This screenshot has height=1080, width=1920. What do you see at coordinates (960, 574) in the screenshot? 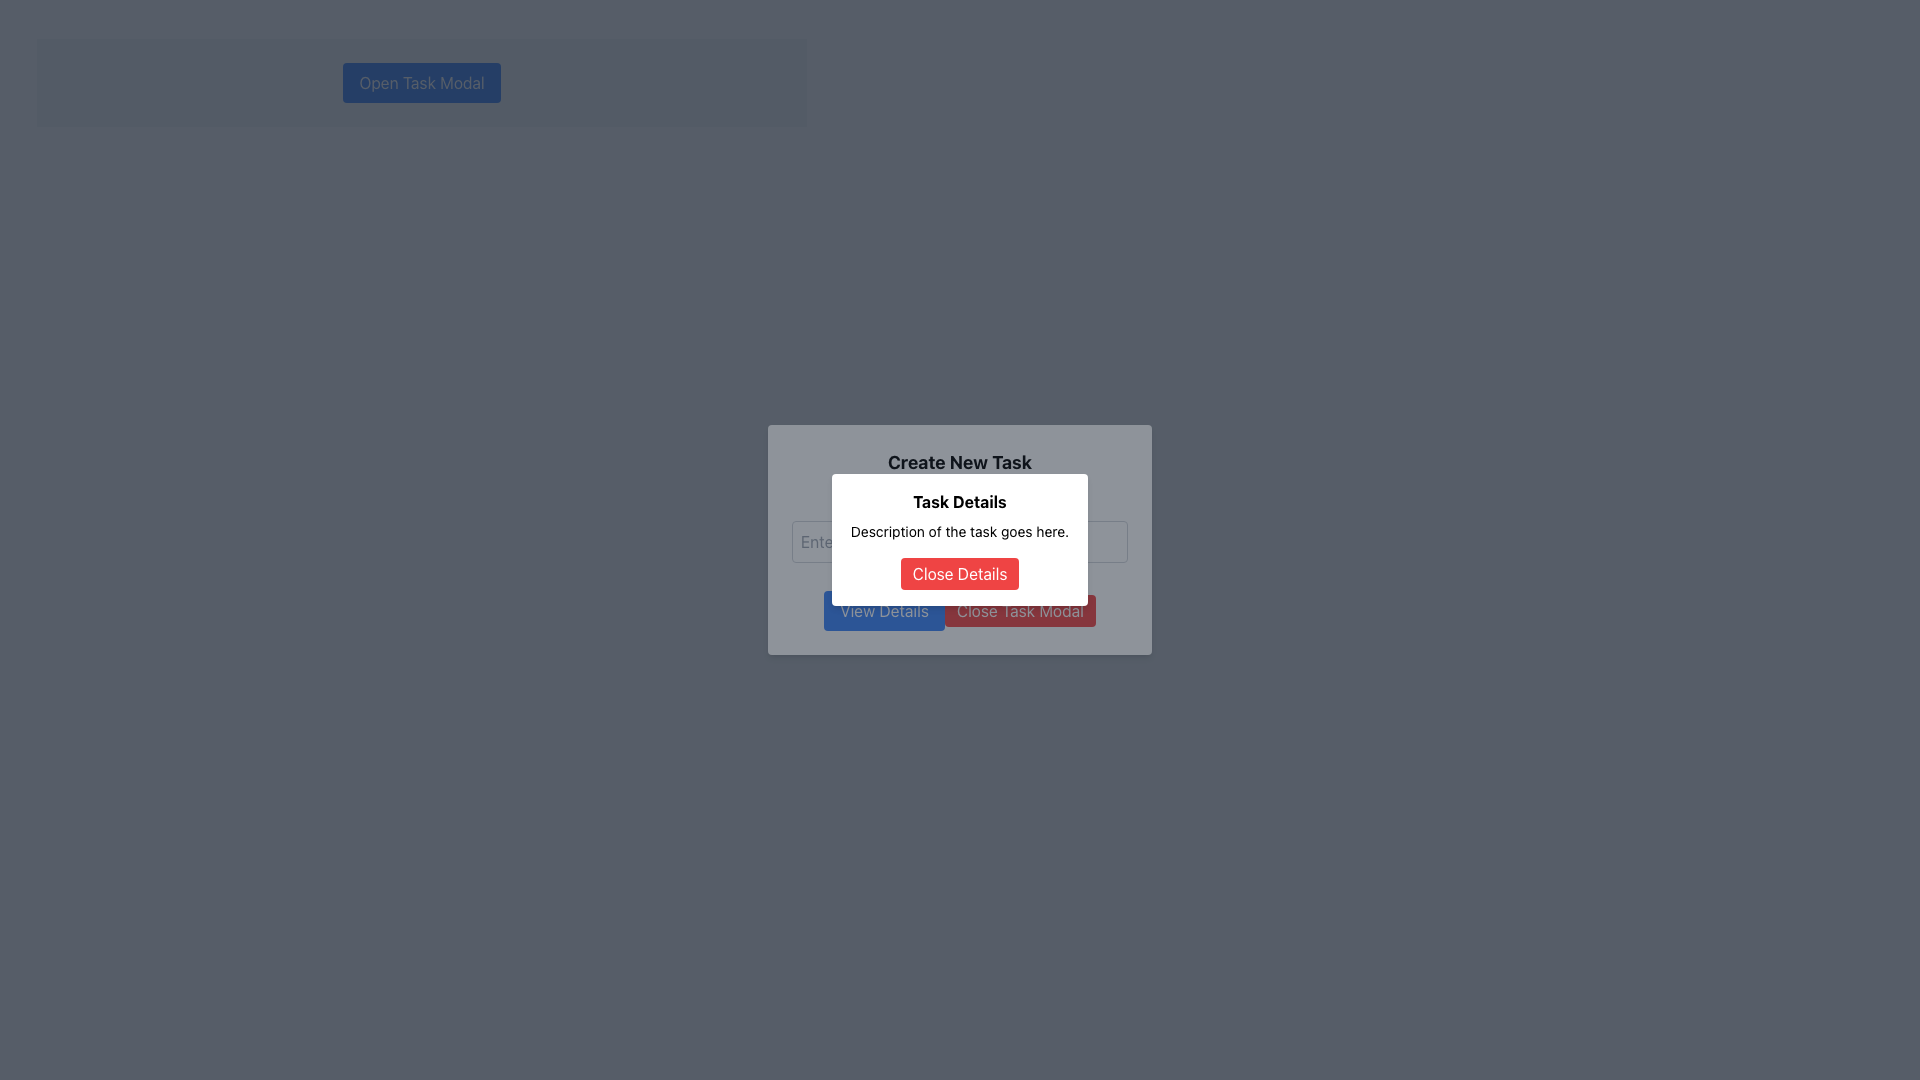
I see `the red button labeled 'Close Details' with rounded corners` at bounding box center [960, 574].